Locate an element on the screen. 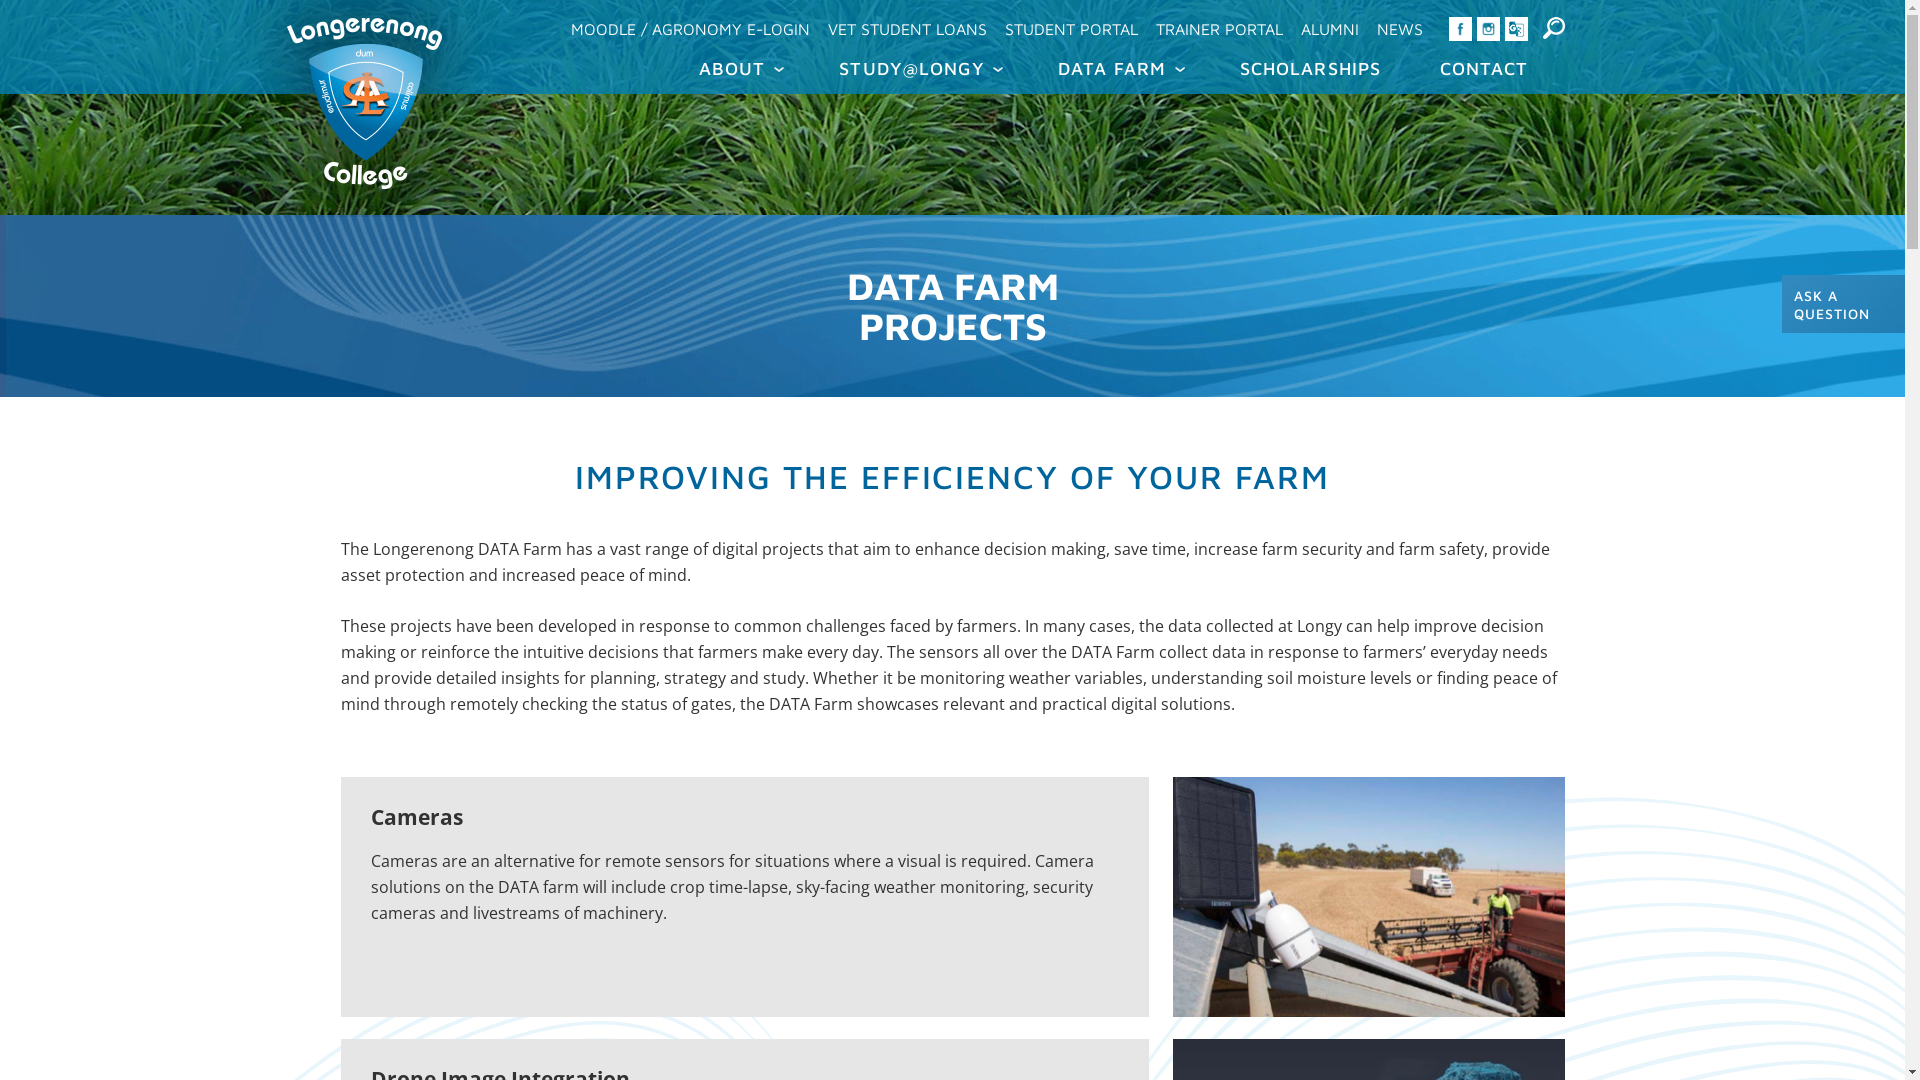  'VET STUDENT LOANS' is located at coordinates (905, 29).